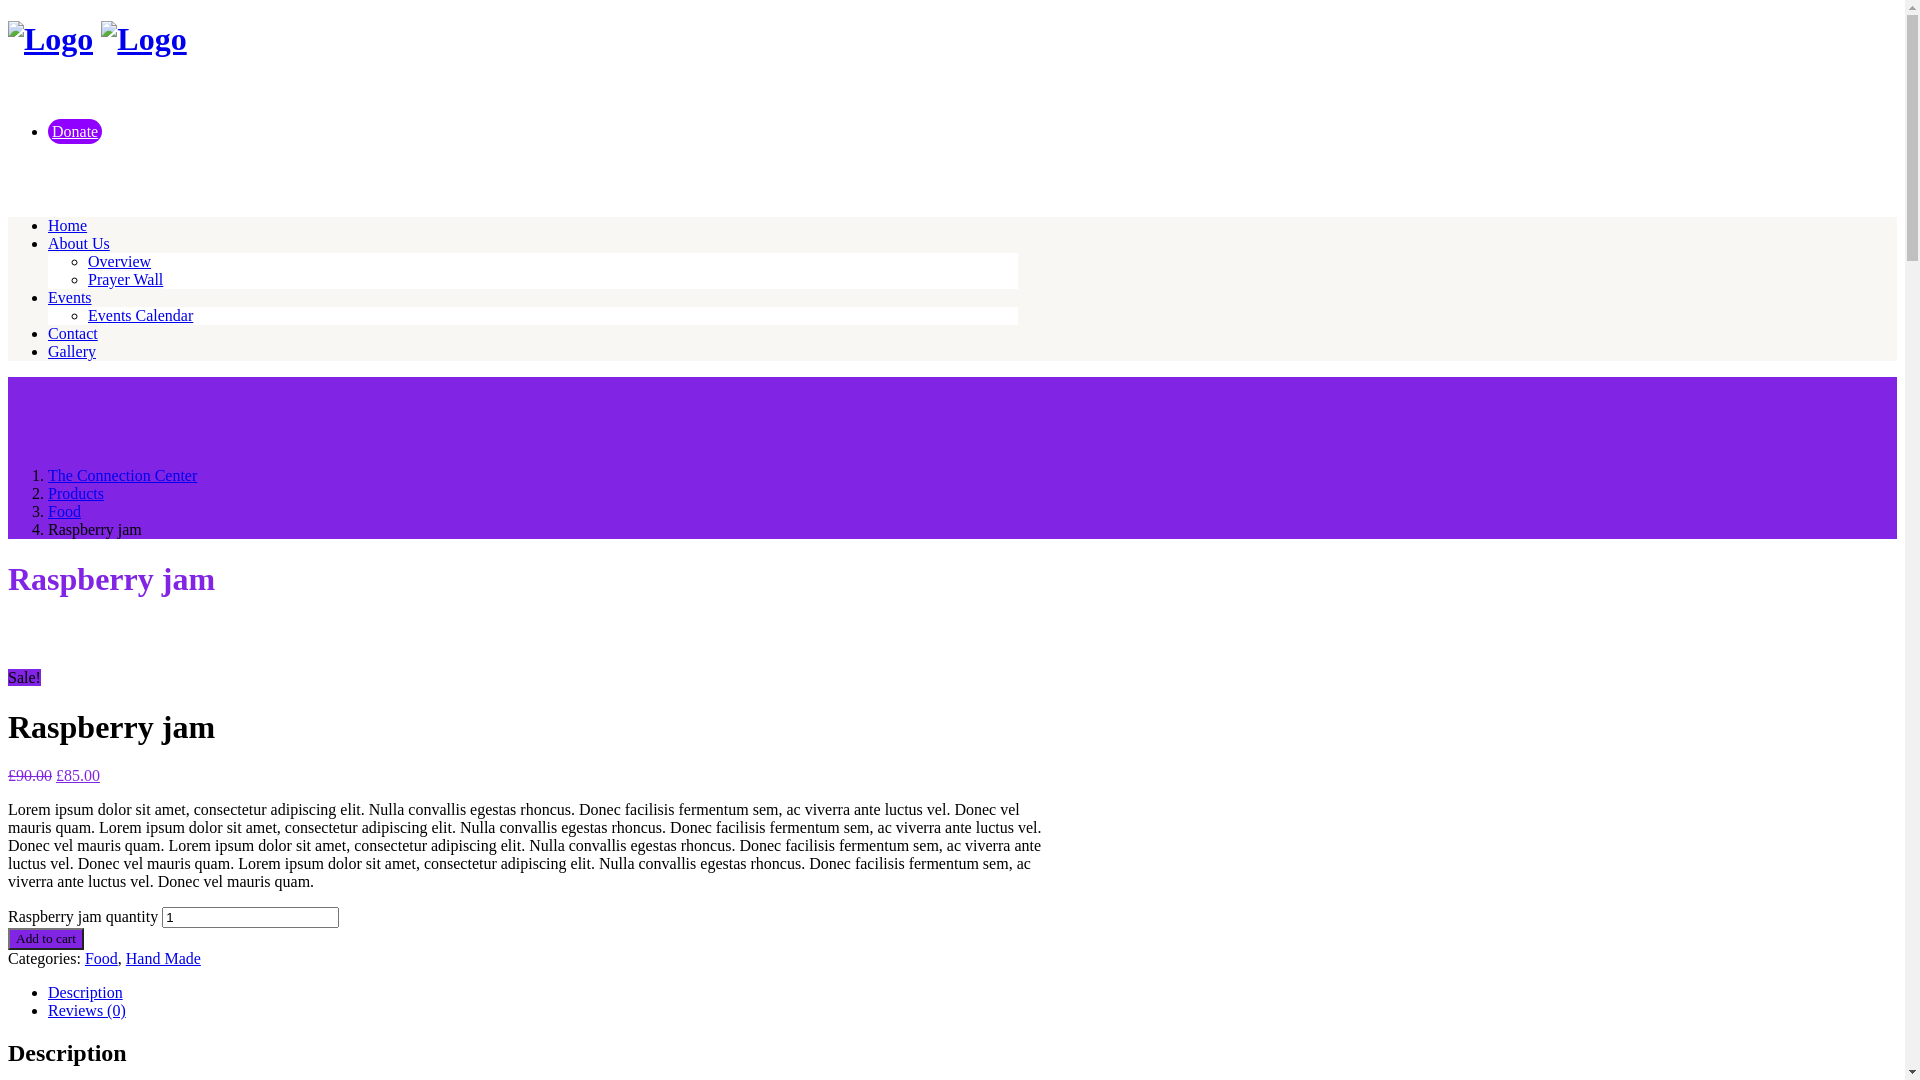  What do you see at coordinates (139, 315) in the screenshot?
I see `'Events Calendar'` at bounding box center [139, 315].